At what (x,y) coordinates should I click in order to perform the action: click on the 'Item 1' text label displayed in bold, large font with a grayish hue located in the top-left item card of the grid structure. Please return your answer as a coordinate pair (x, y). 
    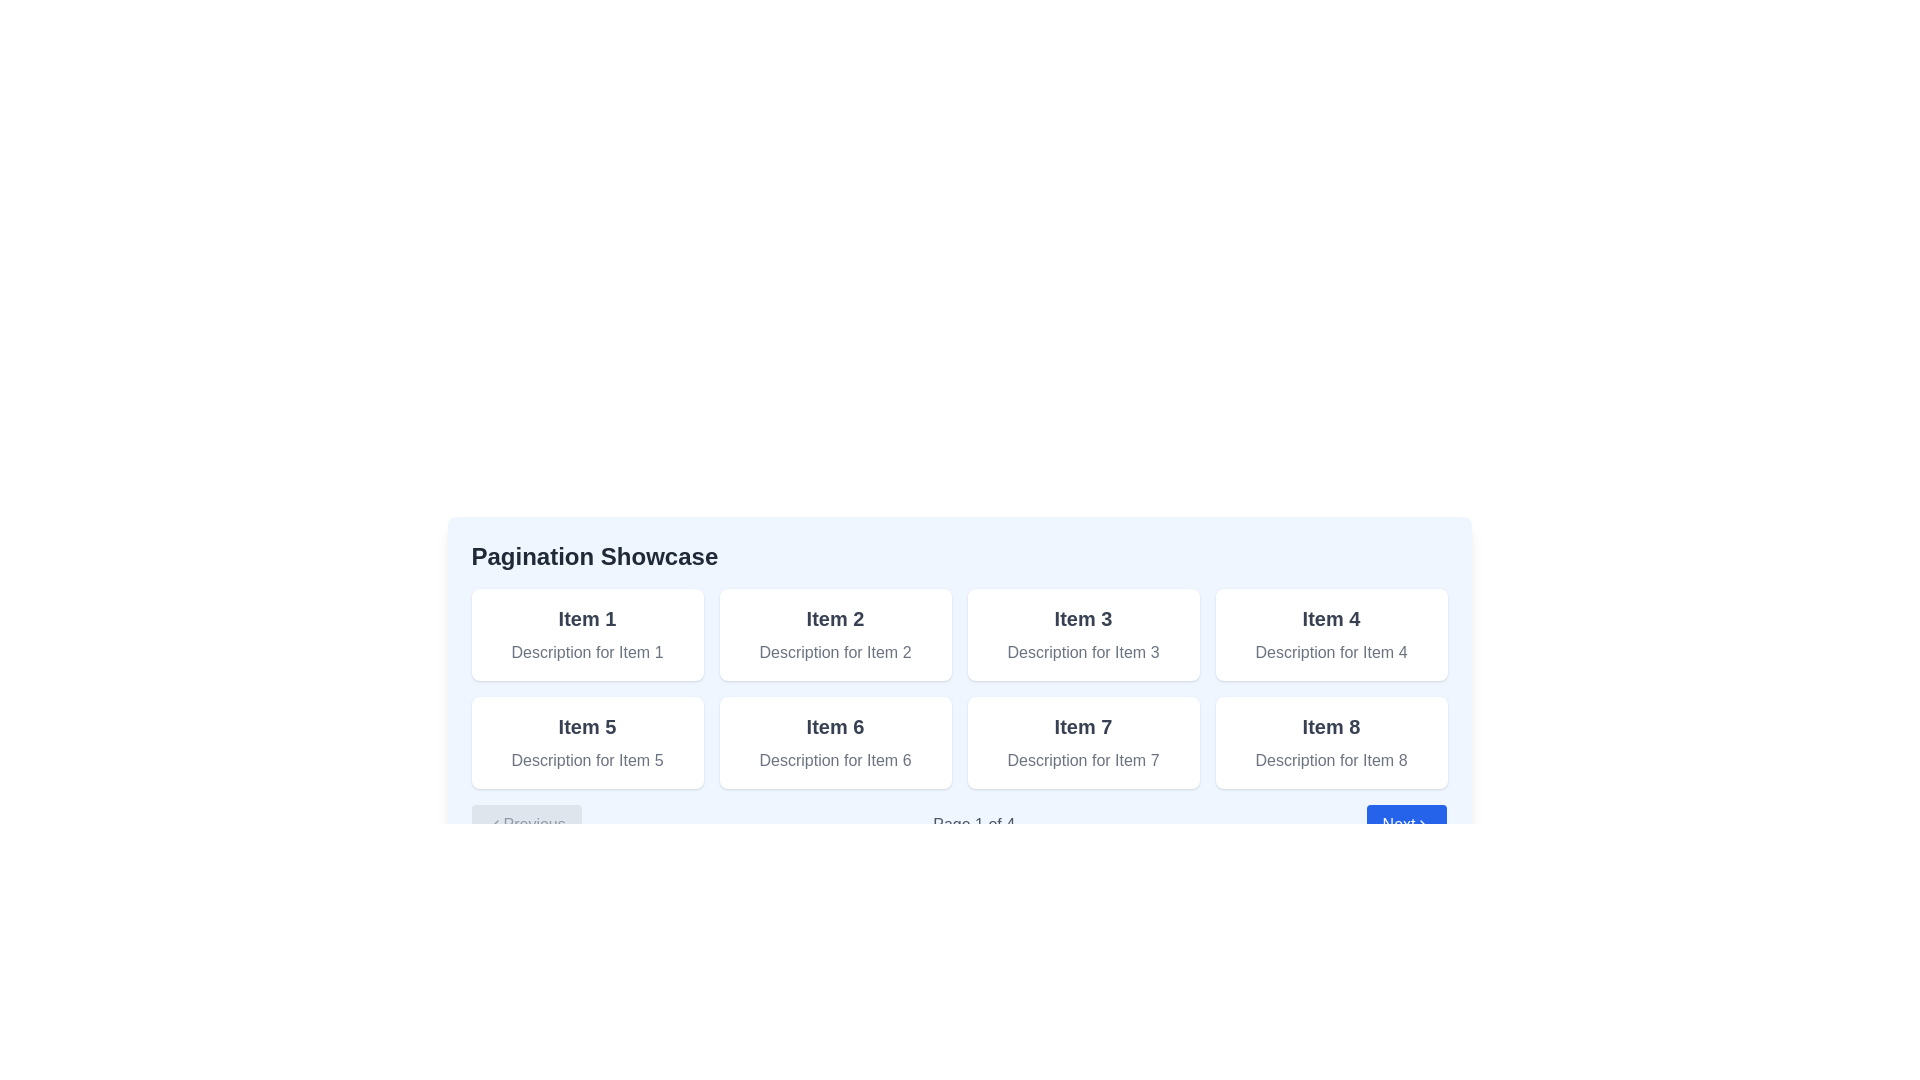
    Looking at the image, I should click on (586, 617).